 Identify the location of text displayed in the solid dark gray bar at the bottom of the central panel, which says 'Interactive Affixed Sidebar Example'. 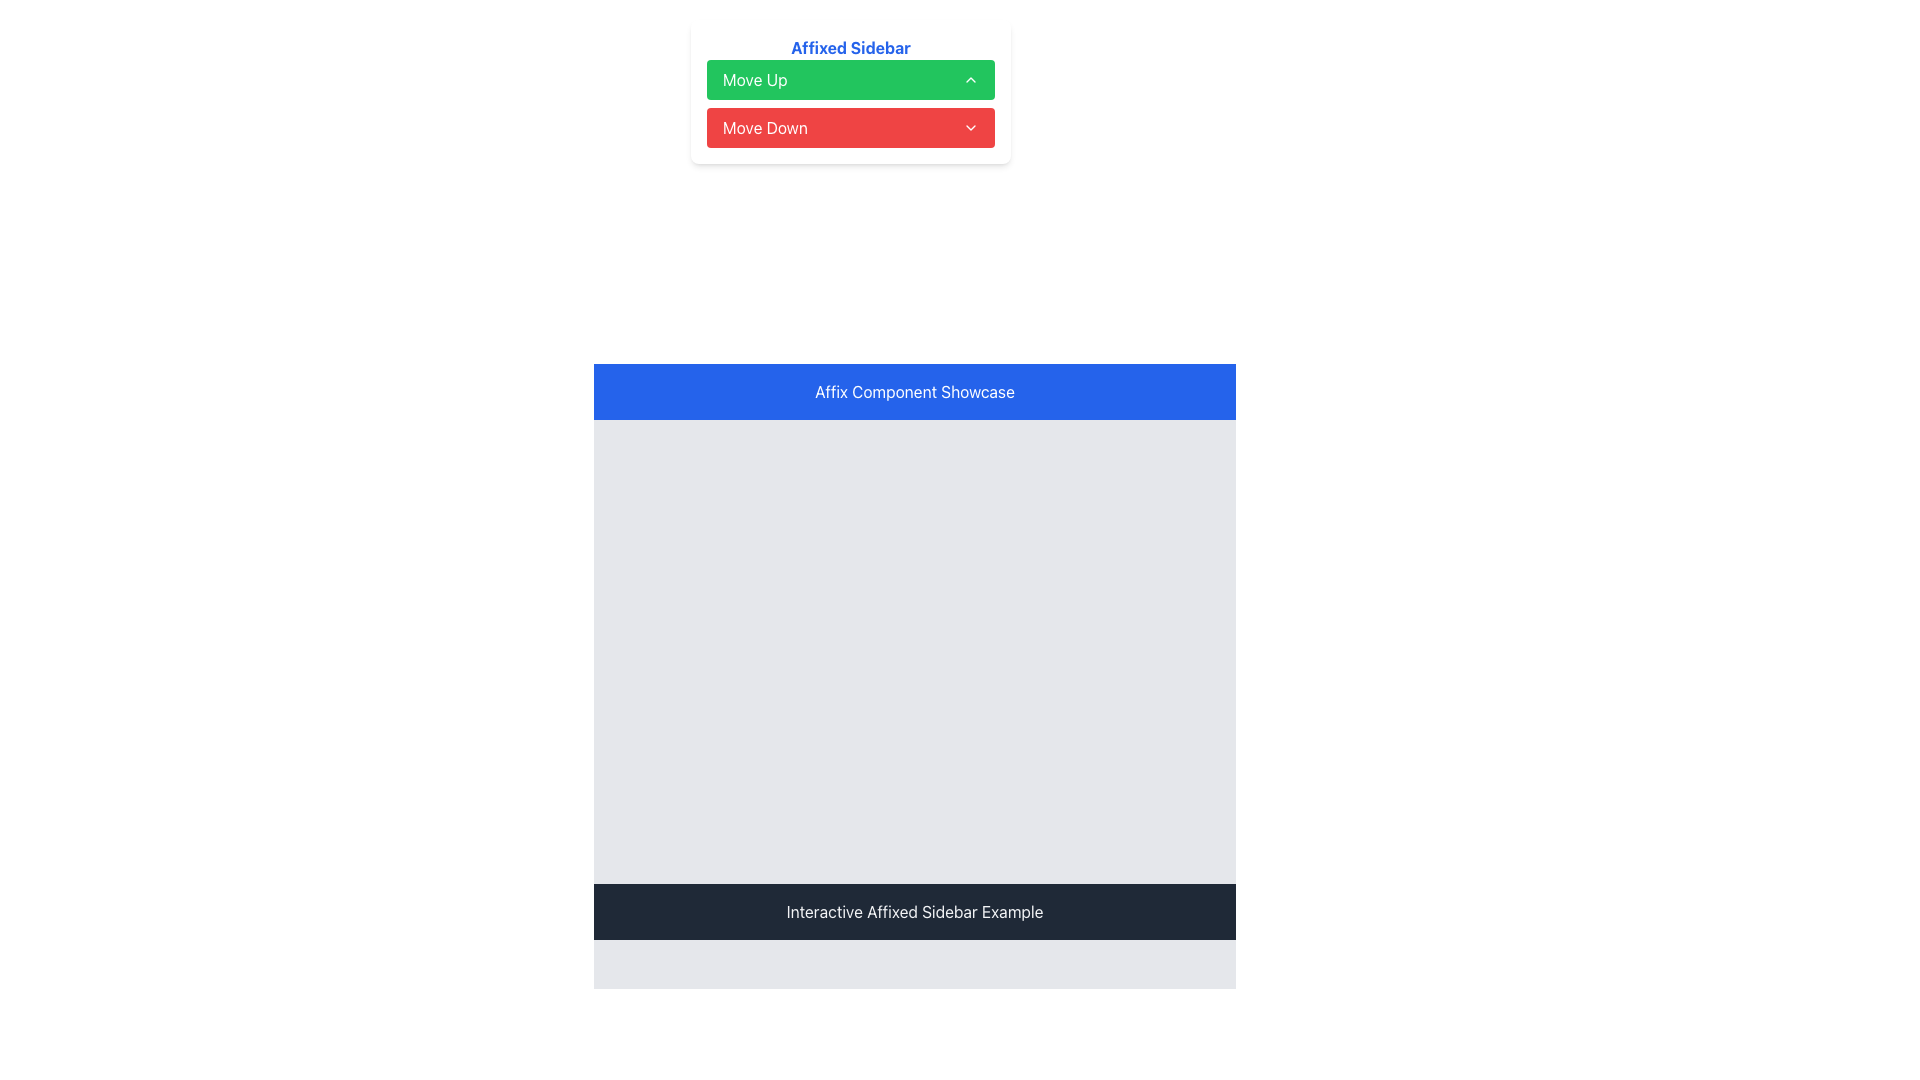
(914, 911).